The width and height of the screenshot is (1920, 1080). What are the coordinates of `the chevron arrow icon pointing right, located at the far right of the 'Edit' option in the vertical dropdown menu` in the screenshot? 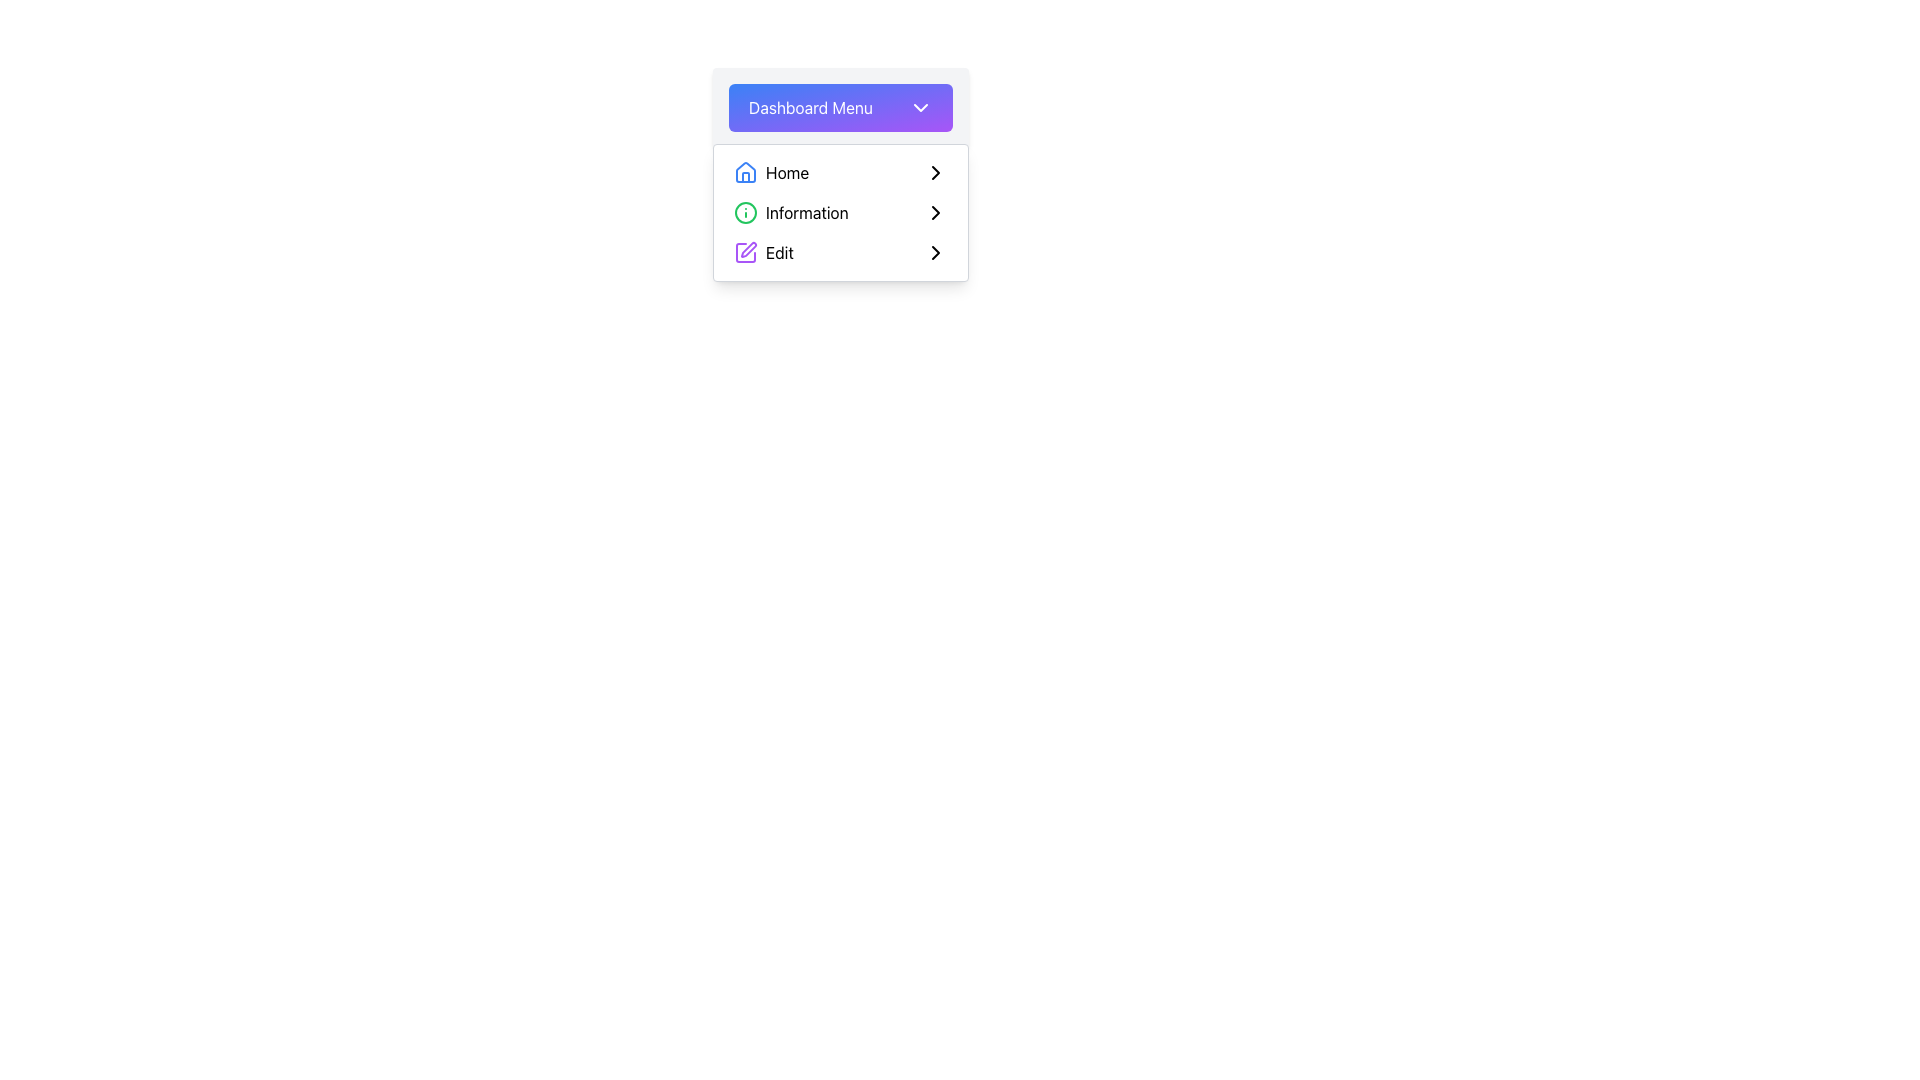 It's located at (935, 252).